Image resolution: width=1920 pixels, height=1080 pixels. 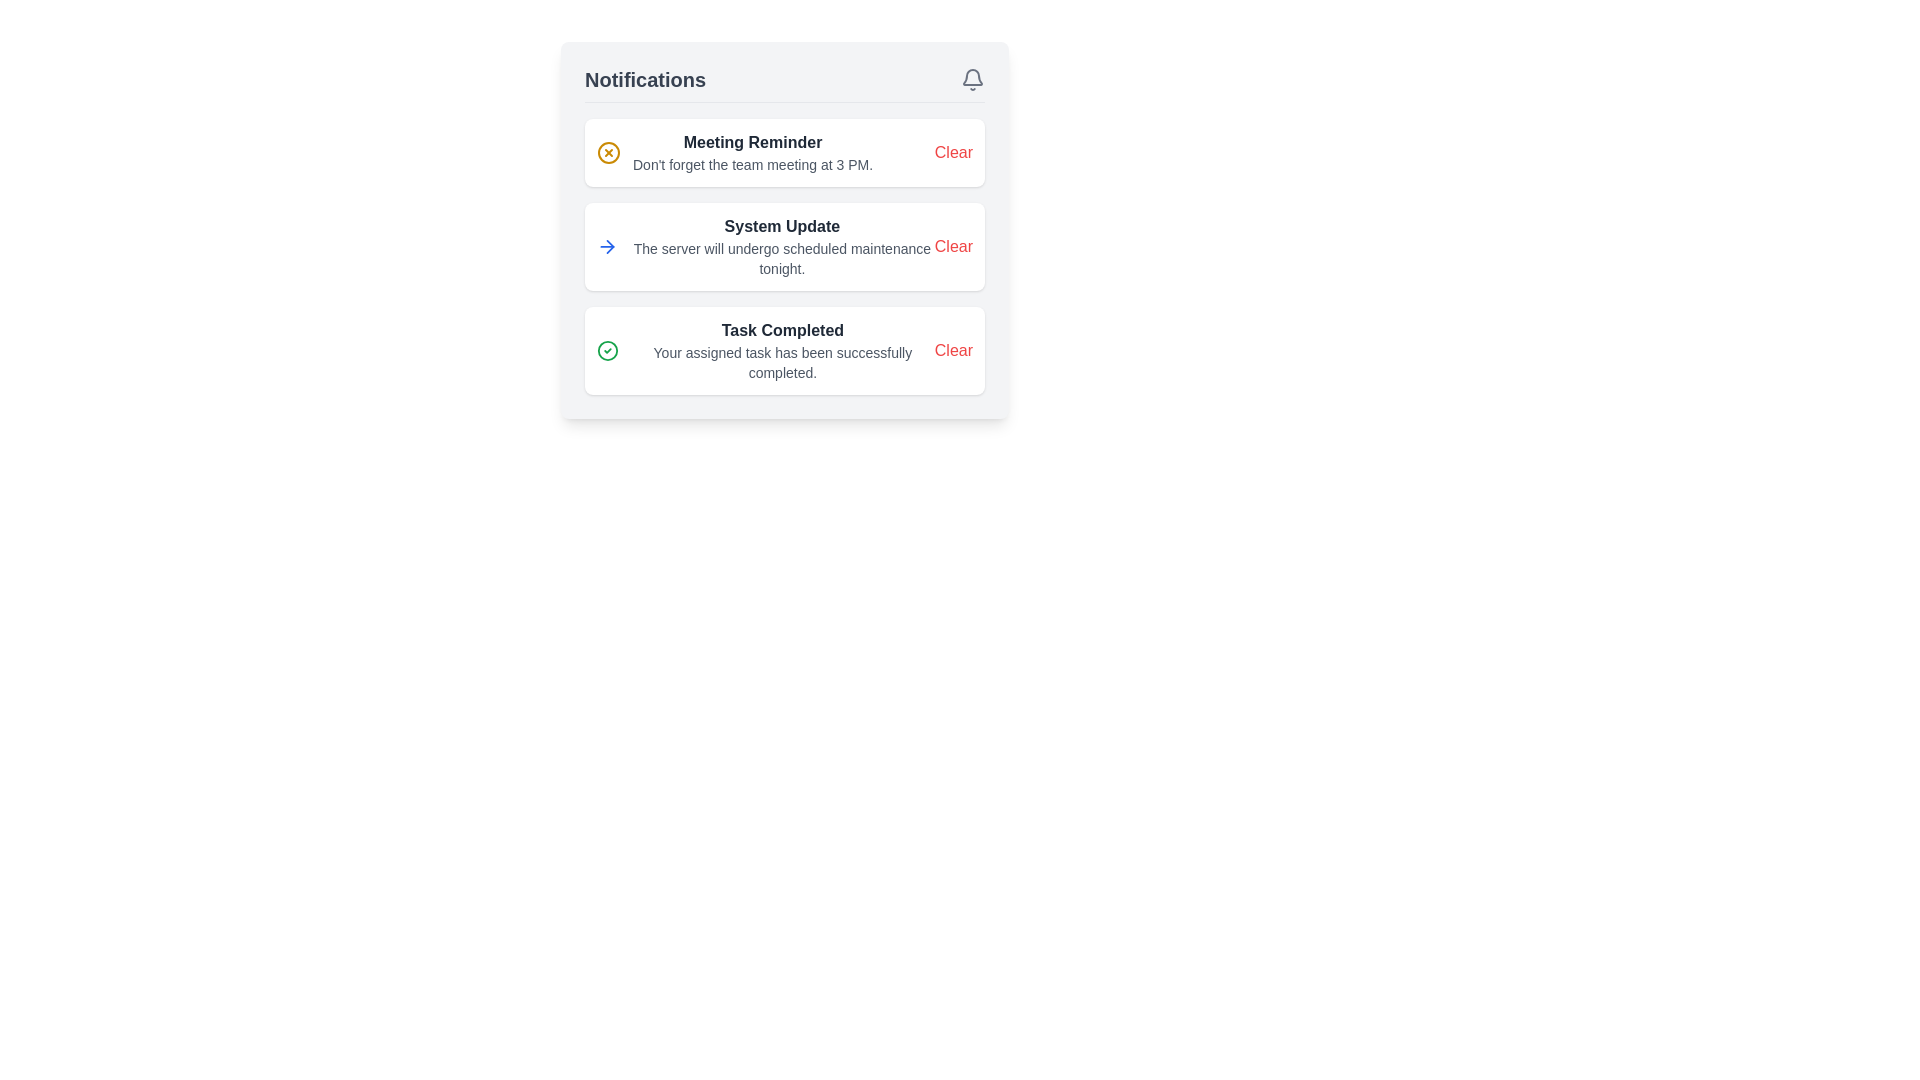 What do you see at coordinates (607, 350) in the screenshot?
I see `the circular outline of the 'Task Completed' notification located in the bottom area of the notification list` at bounding box center [607, 350].